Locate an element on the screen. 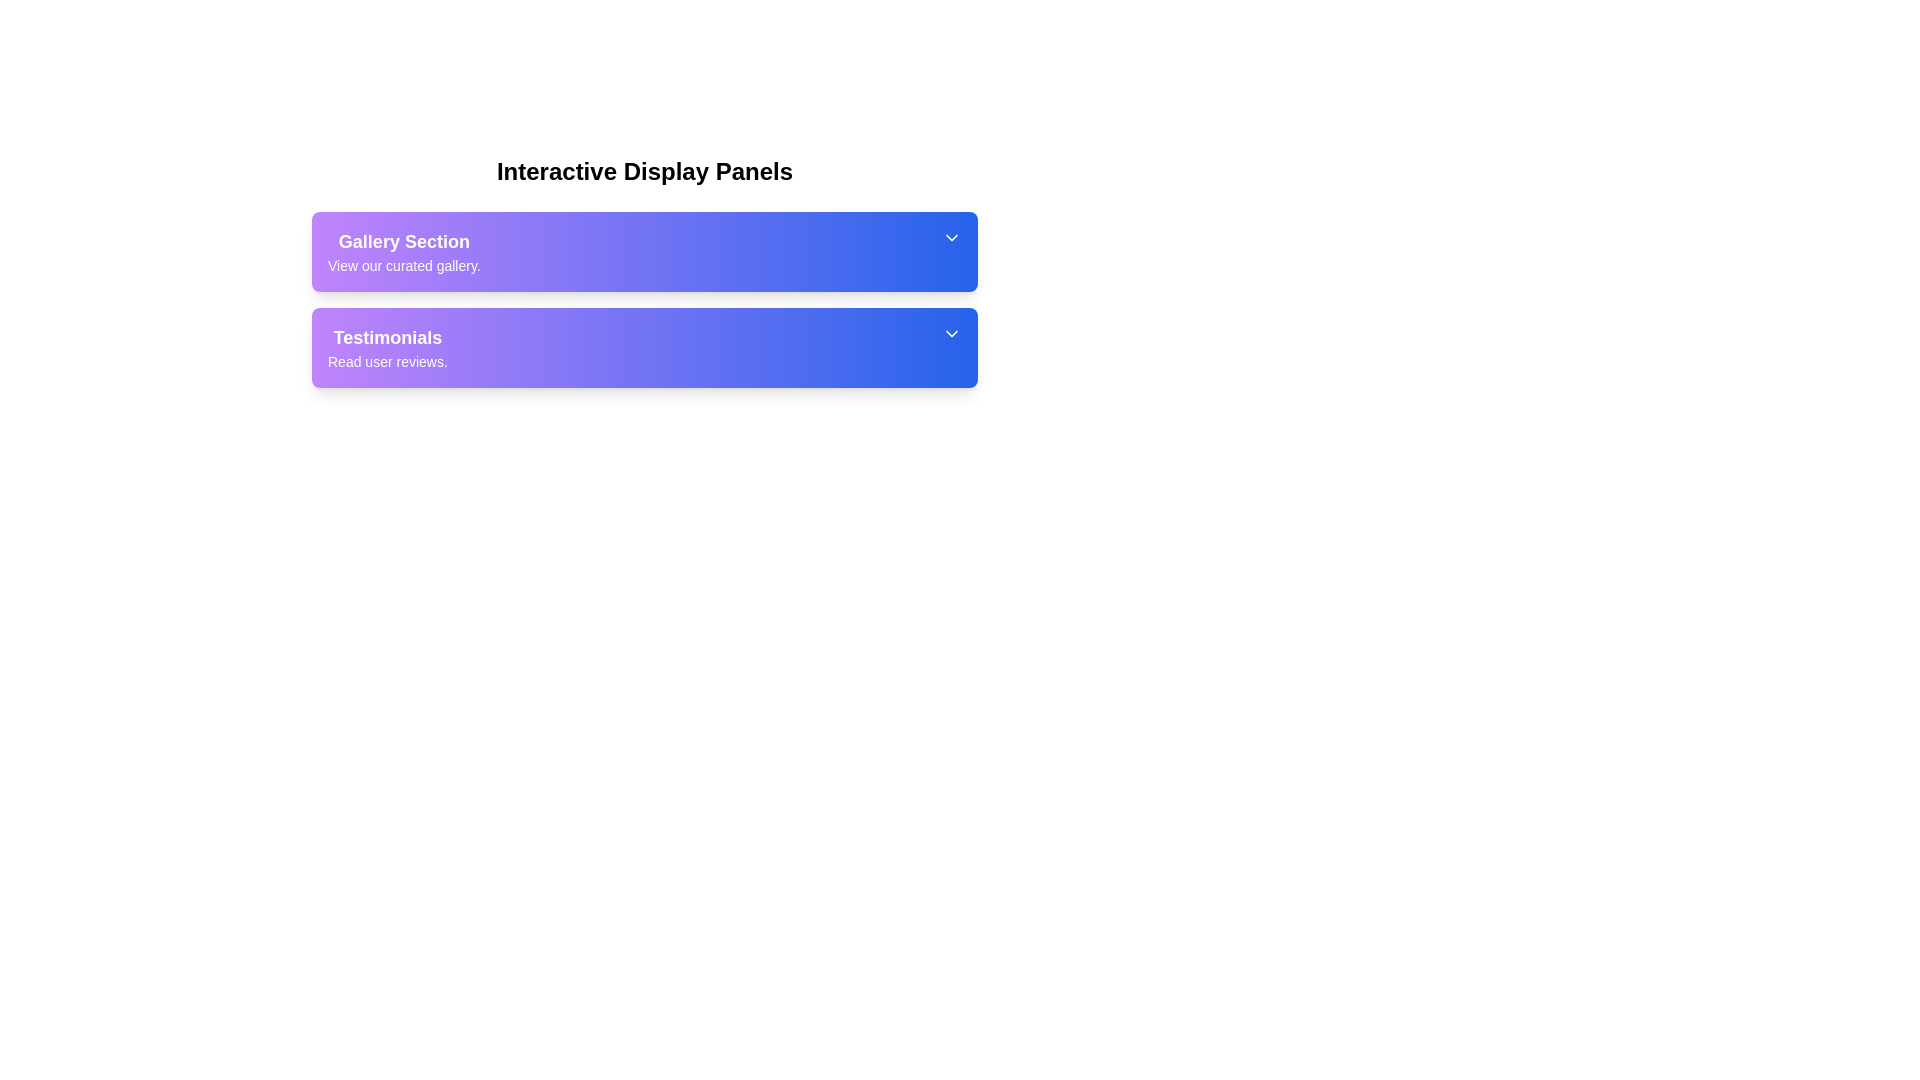 The height and width of the screenshot is (1080, 1920). the 'Testimonials' text label, which is prominently displayed in a bold font on a gradient background panel is located at coordinates (387, 337).